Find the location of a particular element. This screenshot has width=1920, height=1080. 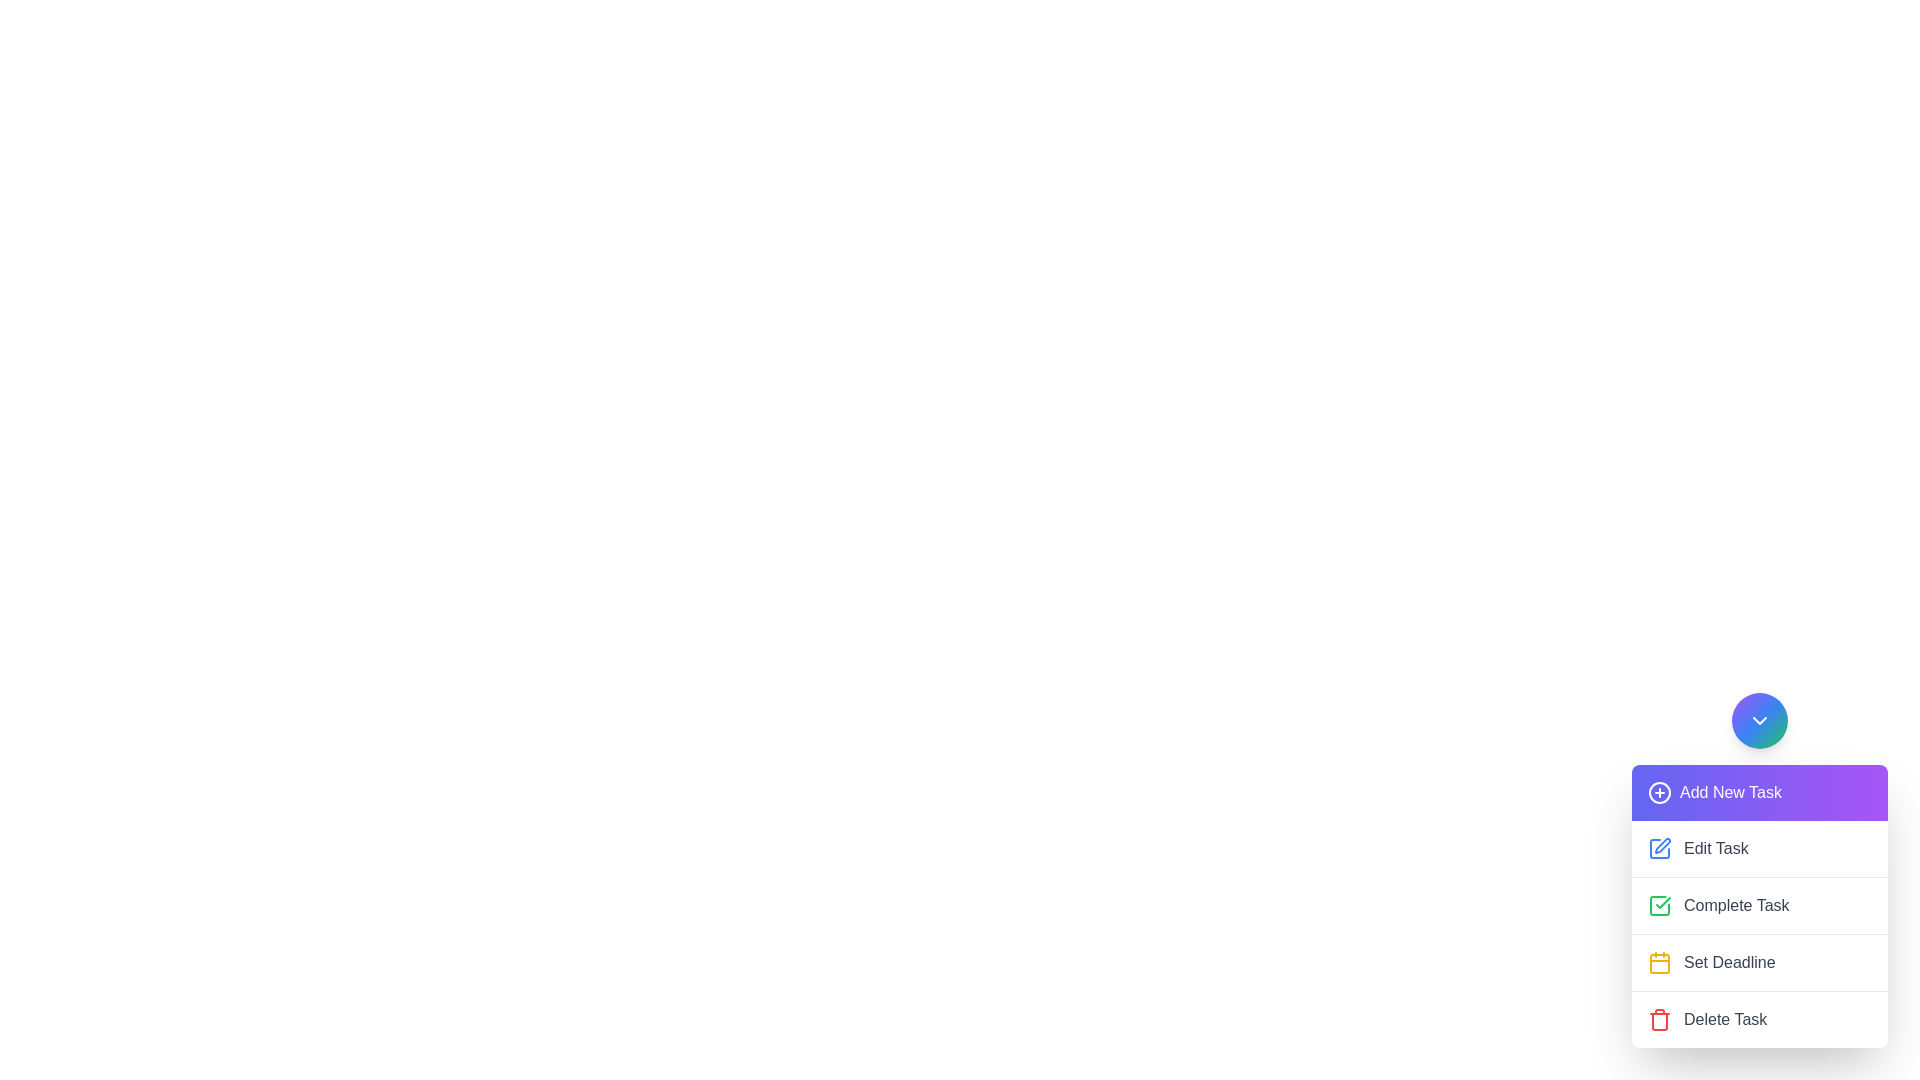

'Set Deadline' text label, which is styled in a gray font and positioned to the right of a yellow calendar icon, located in a vertical list of menu items is located at coordinates (1728, 962).